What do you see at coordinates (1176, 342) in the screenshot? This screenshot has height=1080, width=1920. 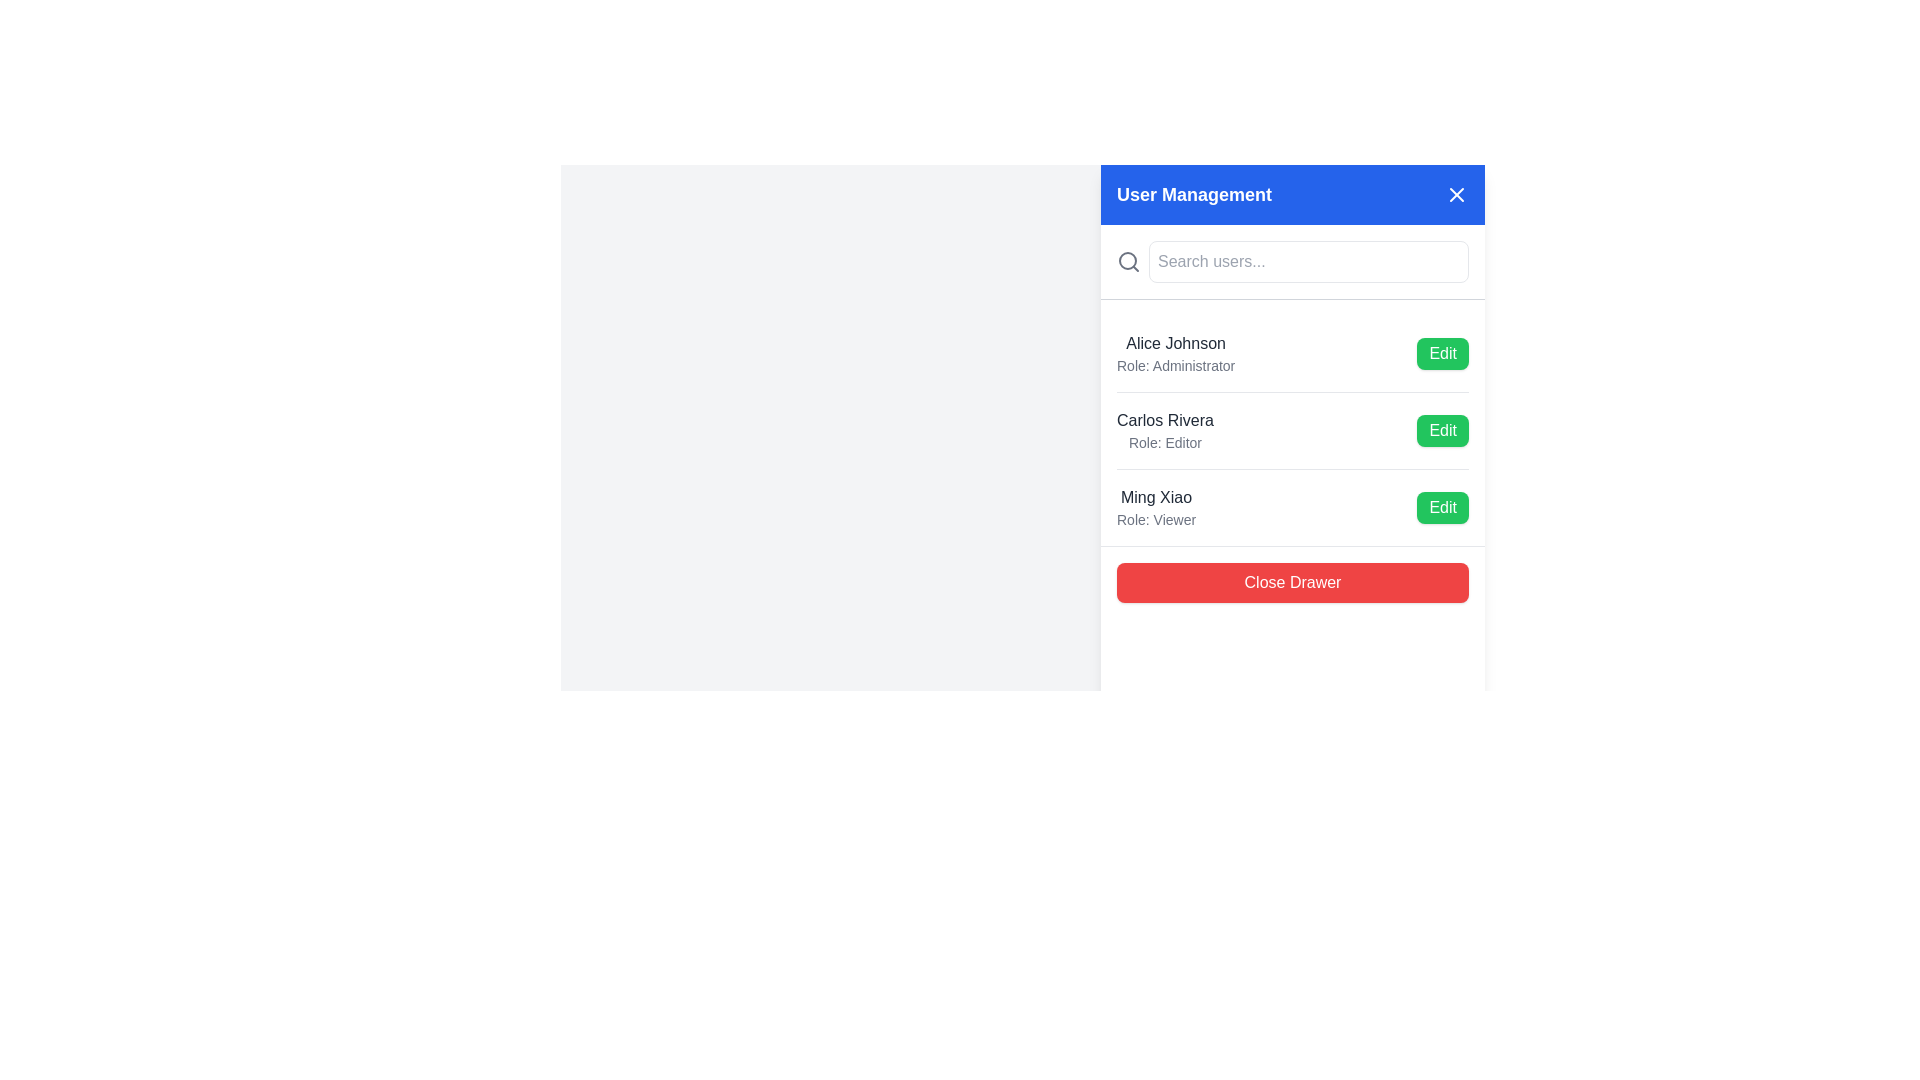 I see `the text label displaying 'Alice Johnson', which is formatted in medium font weight and dark gray color, located near the top left of the user list section` at bounding box center [1176, 342].